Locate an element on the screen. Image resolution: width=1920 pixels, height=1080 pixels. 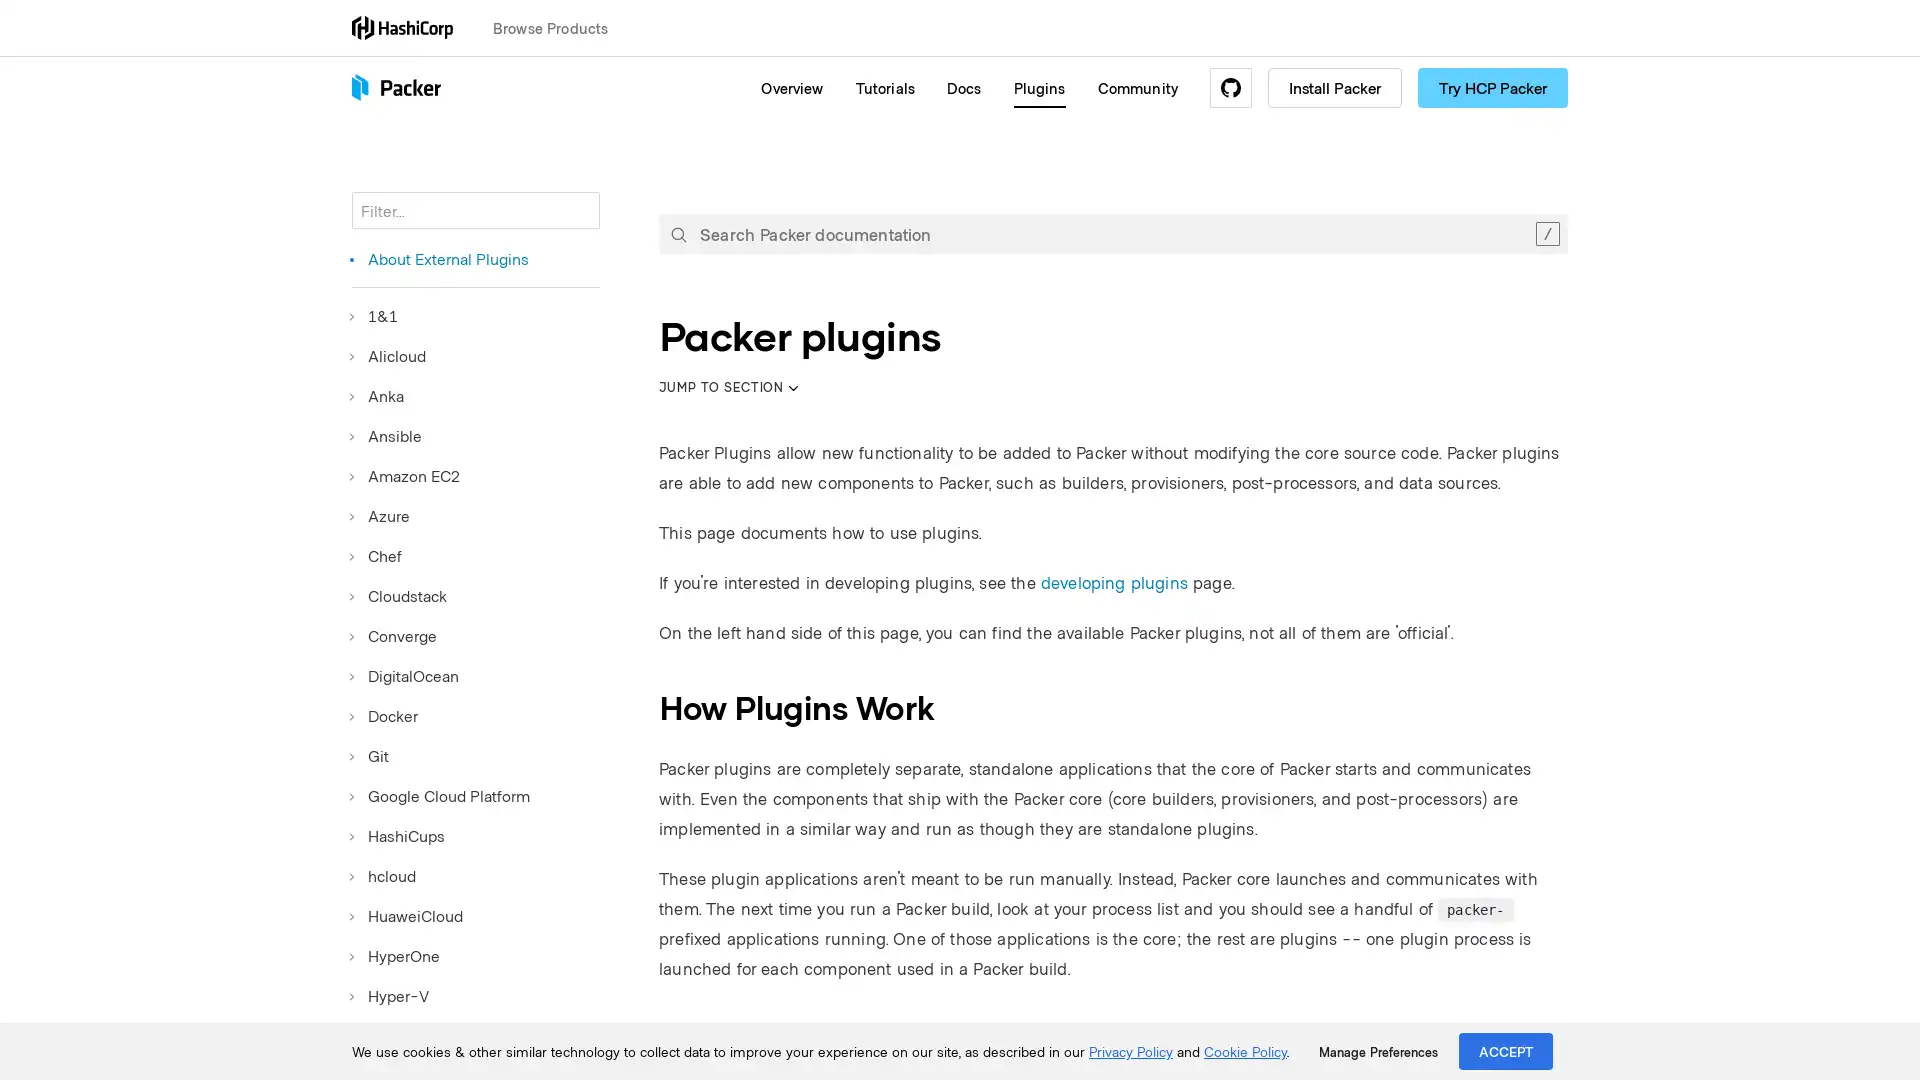
HyperOne is located at coordinates (395, 955).